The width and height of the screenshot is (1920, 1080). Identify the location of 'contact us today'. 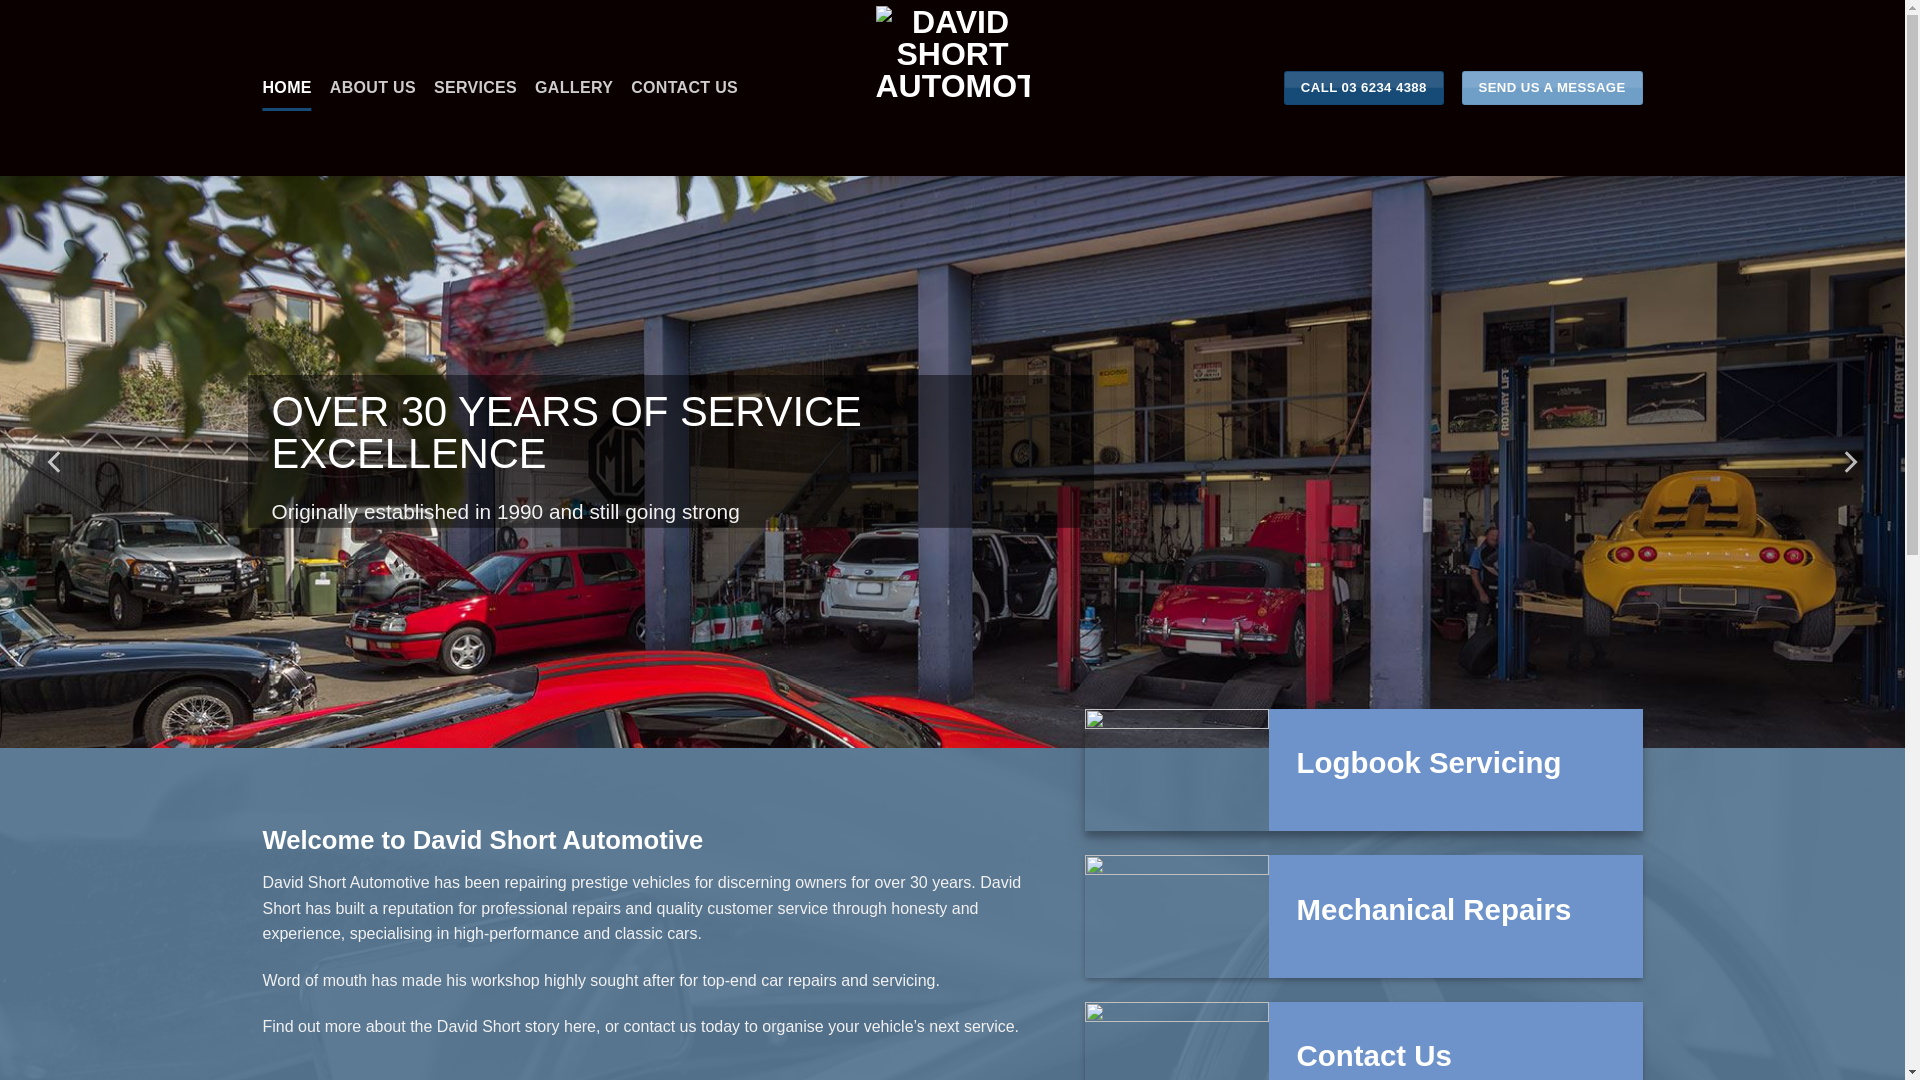
(682, 1026).